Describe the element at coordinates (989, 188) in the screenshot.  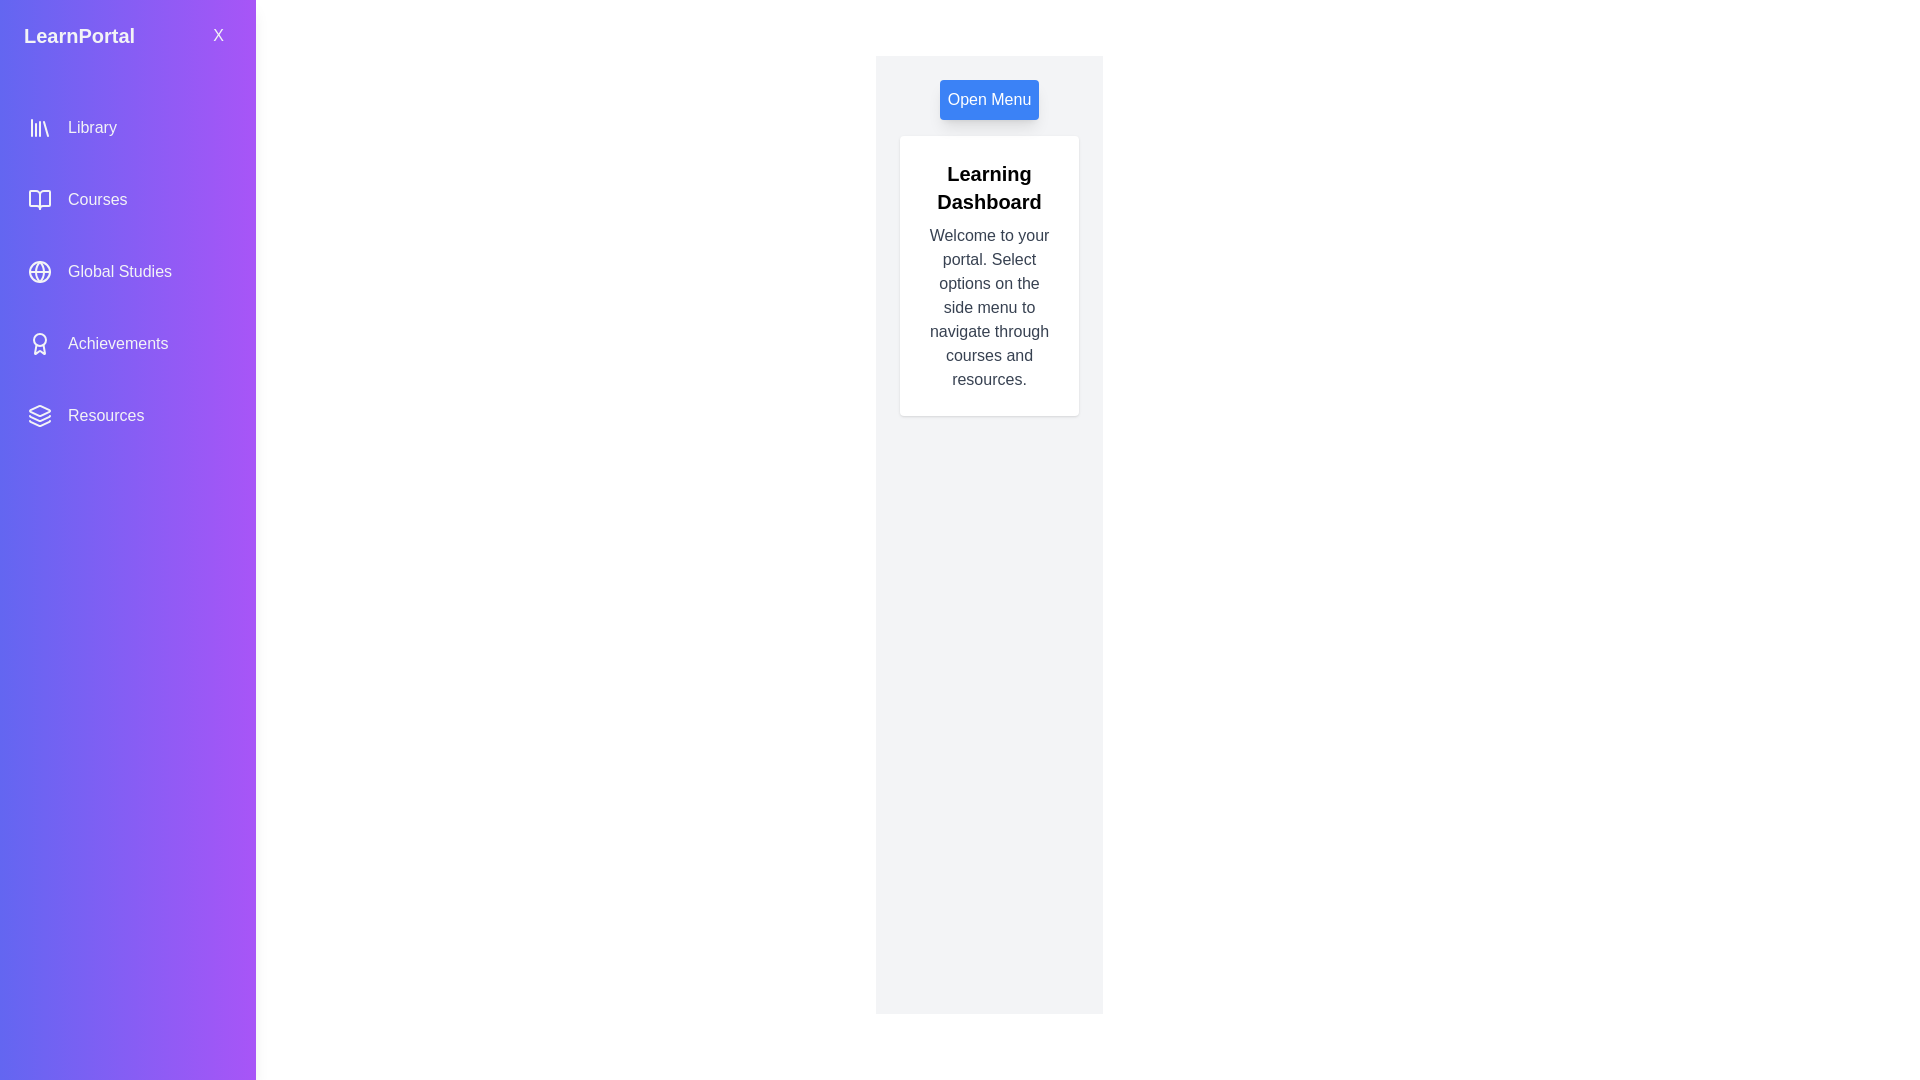
I see `the text 'Learning Dashboard' to select it` at that location.